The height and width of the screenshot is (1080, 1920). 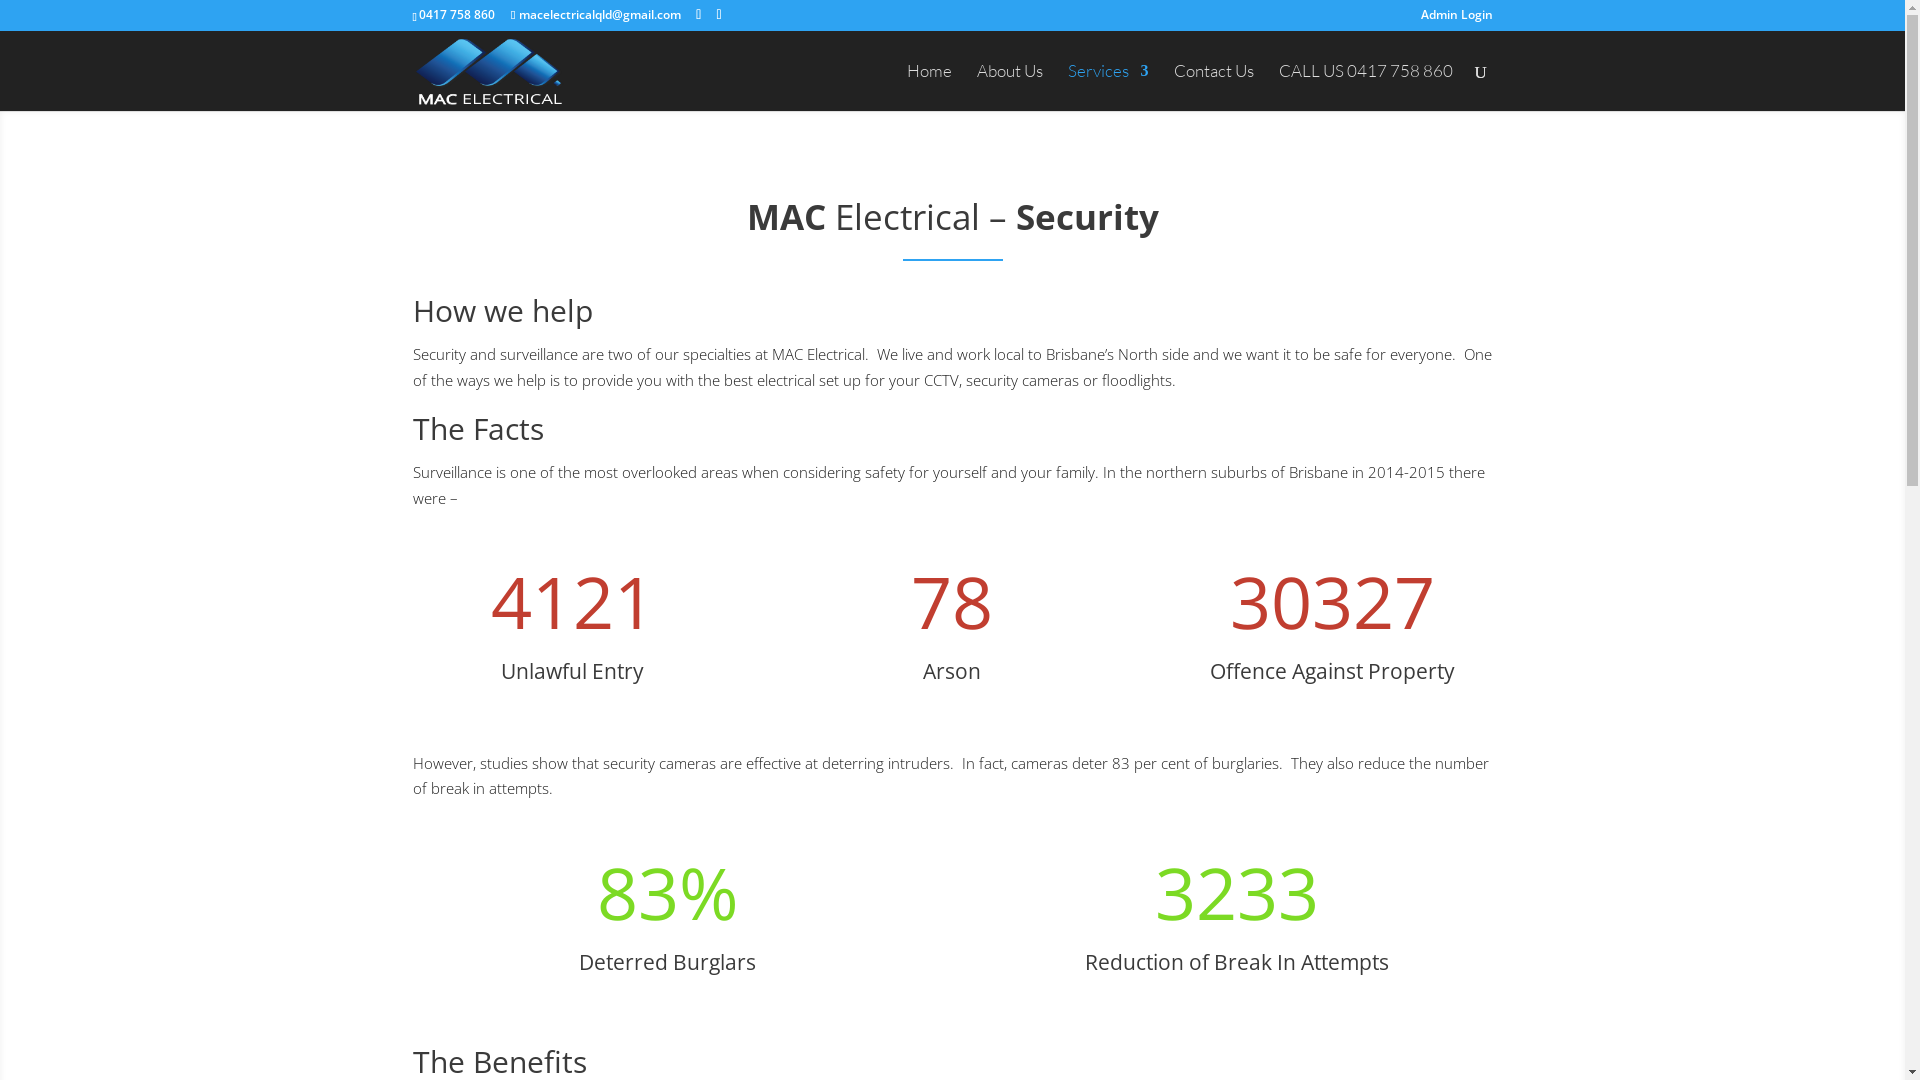 I want to click on 'About Us', so click(x=1008, y=86).